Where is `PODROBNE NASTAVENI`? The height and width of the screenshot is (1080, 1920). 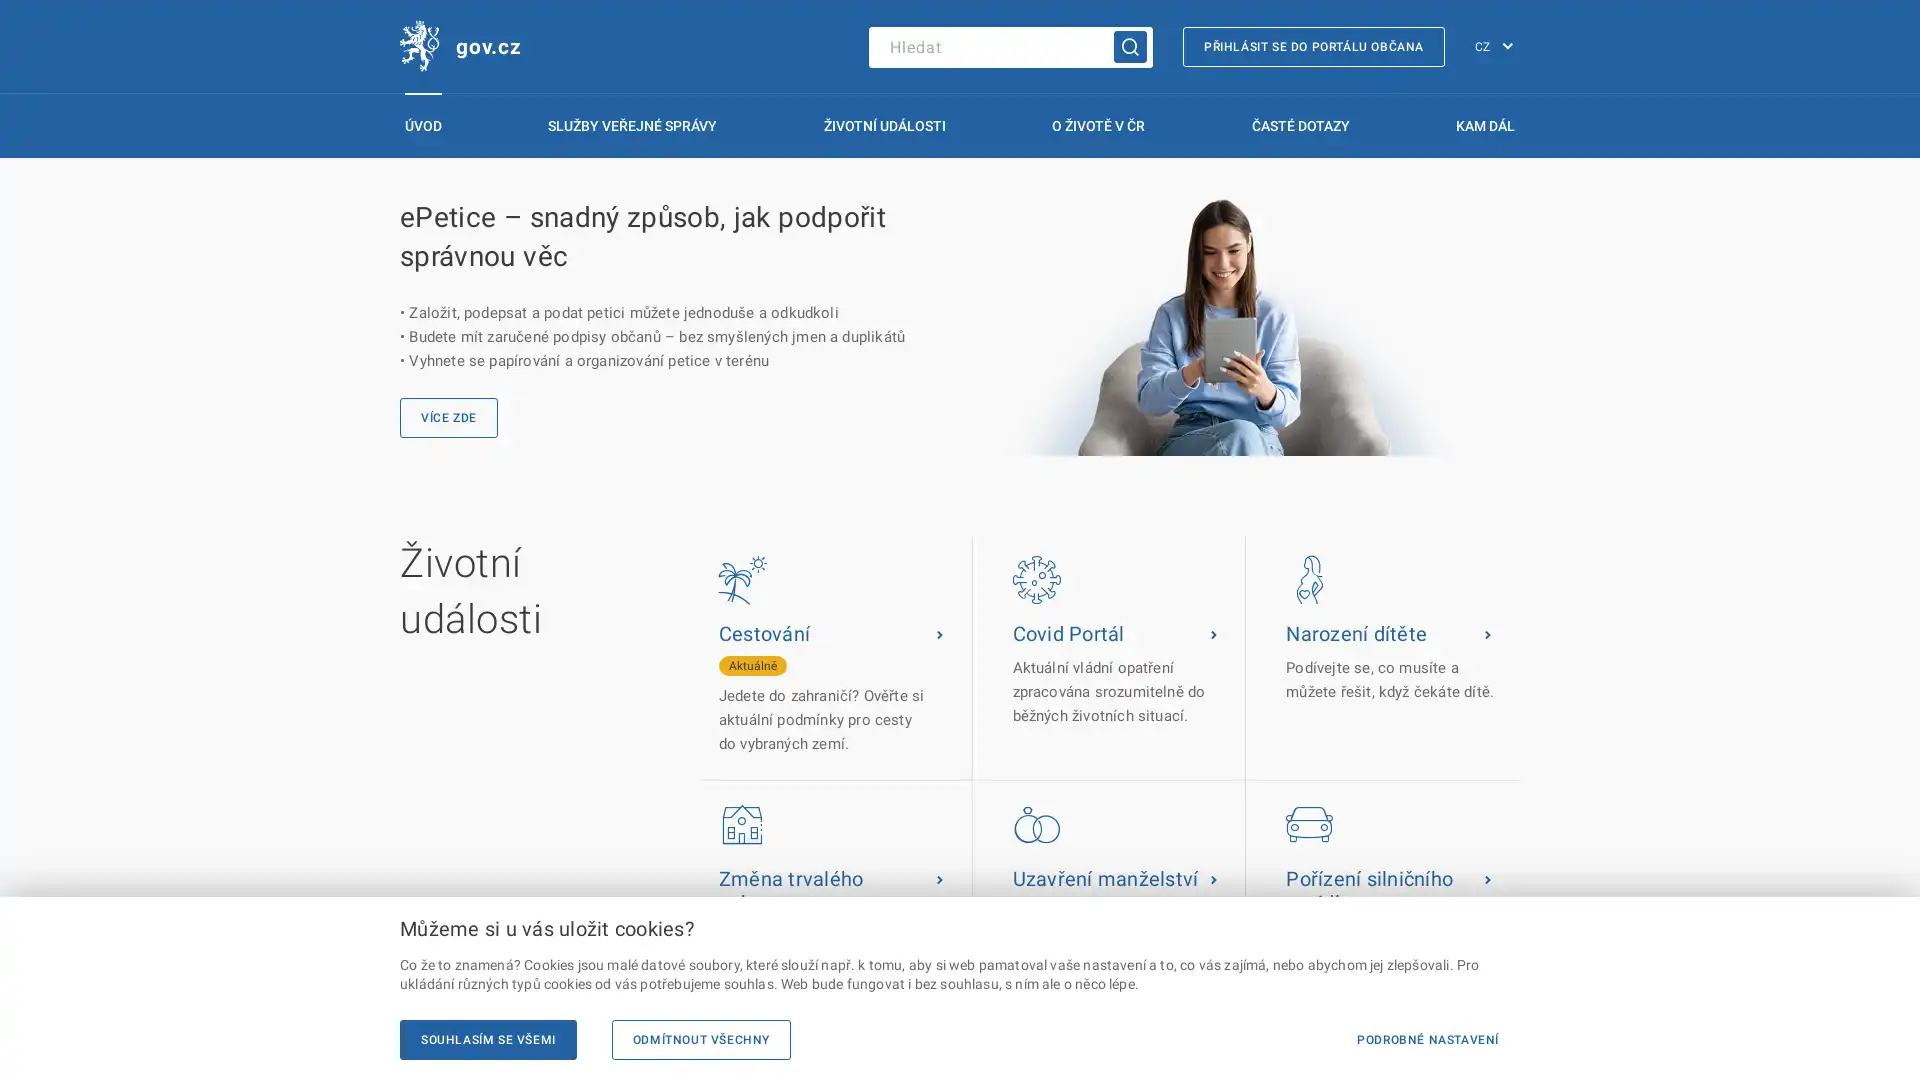
PODROBNE NASTAVENI is located at coordinates (1426, 1039).